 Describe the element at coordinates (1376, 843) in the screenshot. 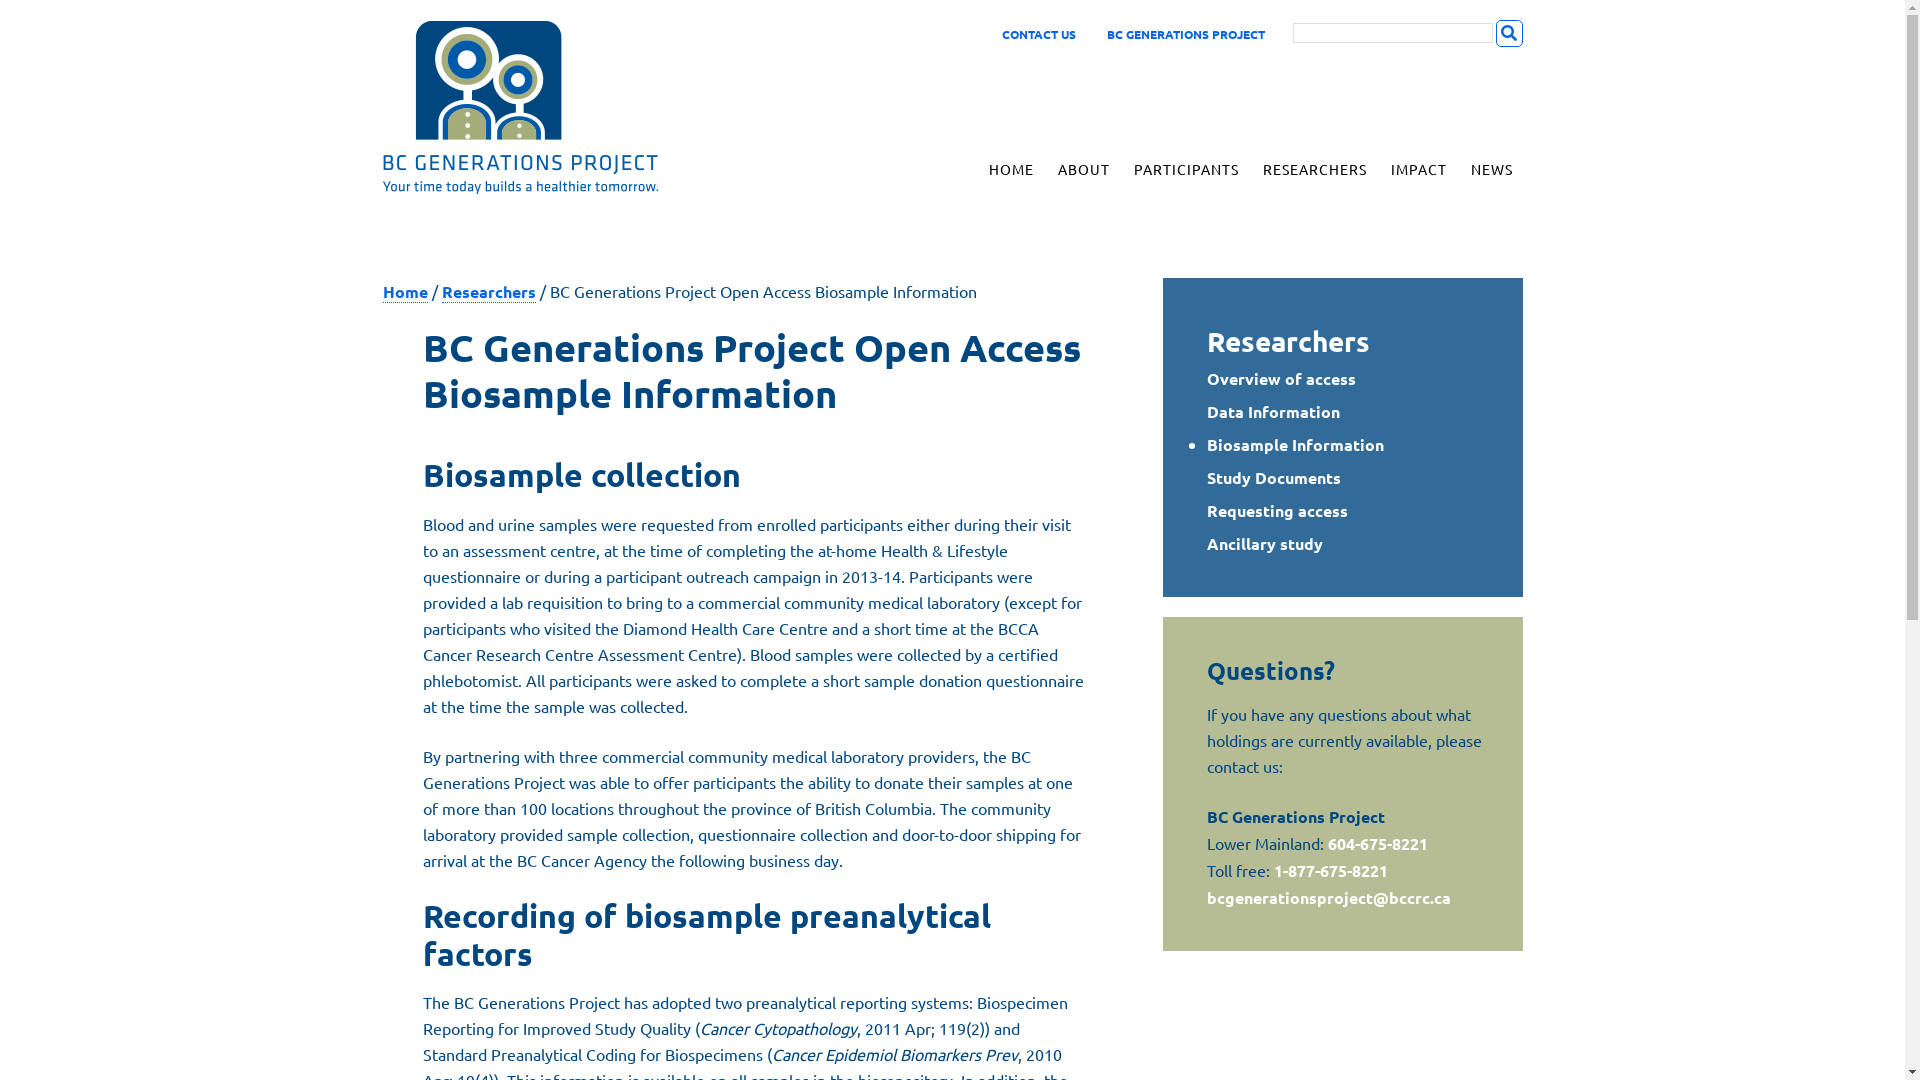

I see `'604-675-8221'` at that location.